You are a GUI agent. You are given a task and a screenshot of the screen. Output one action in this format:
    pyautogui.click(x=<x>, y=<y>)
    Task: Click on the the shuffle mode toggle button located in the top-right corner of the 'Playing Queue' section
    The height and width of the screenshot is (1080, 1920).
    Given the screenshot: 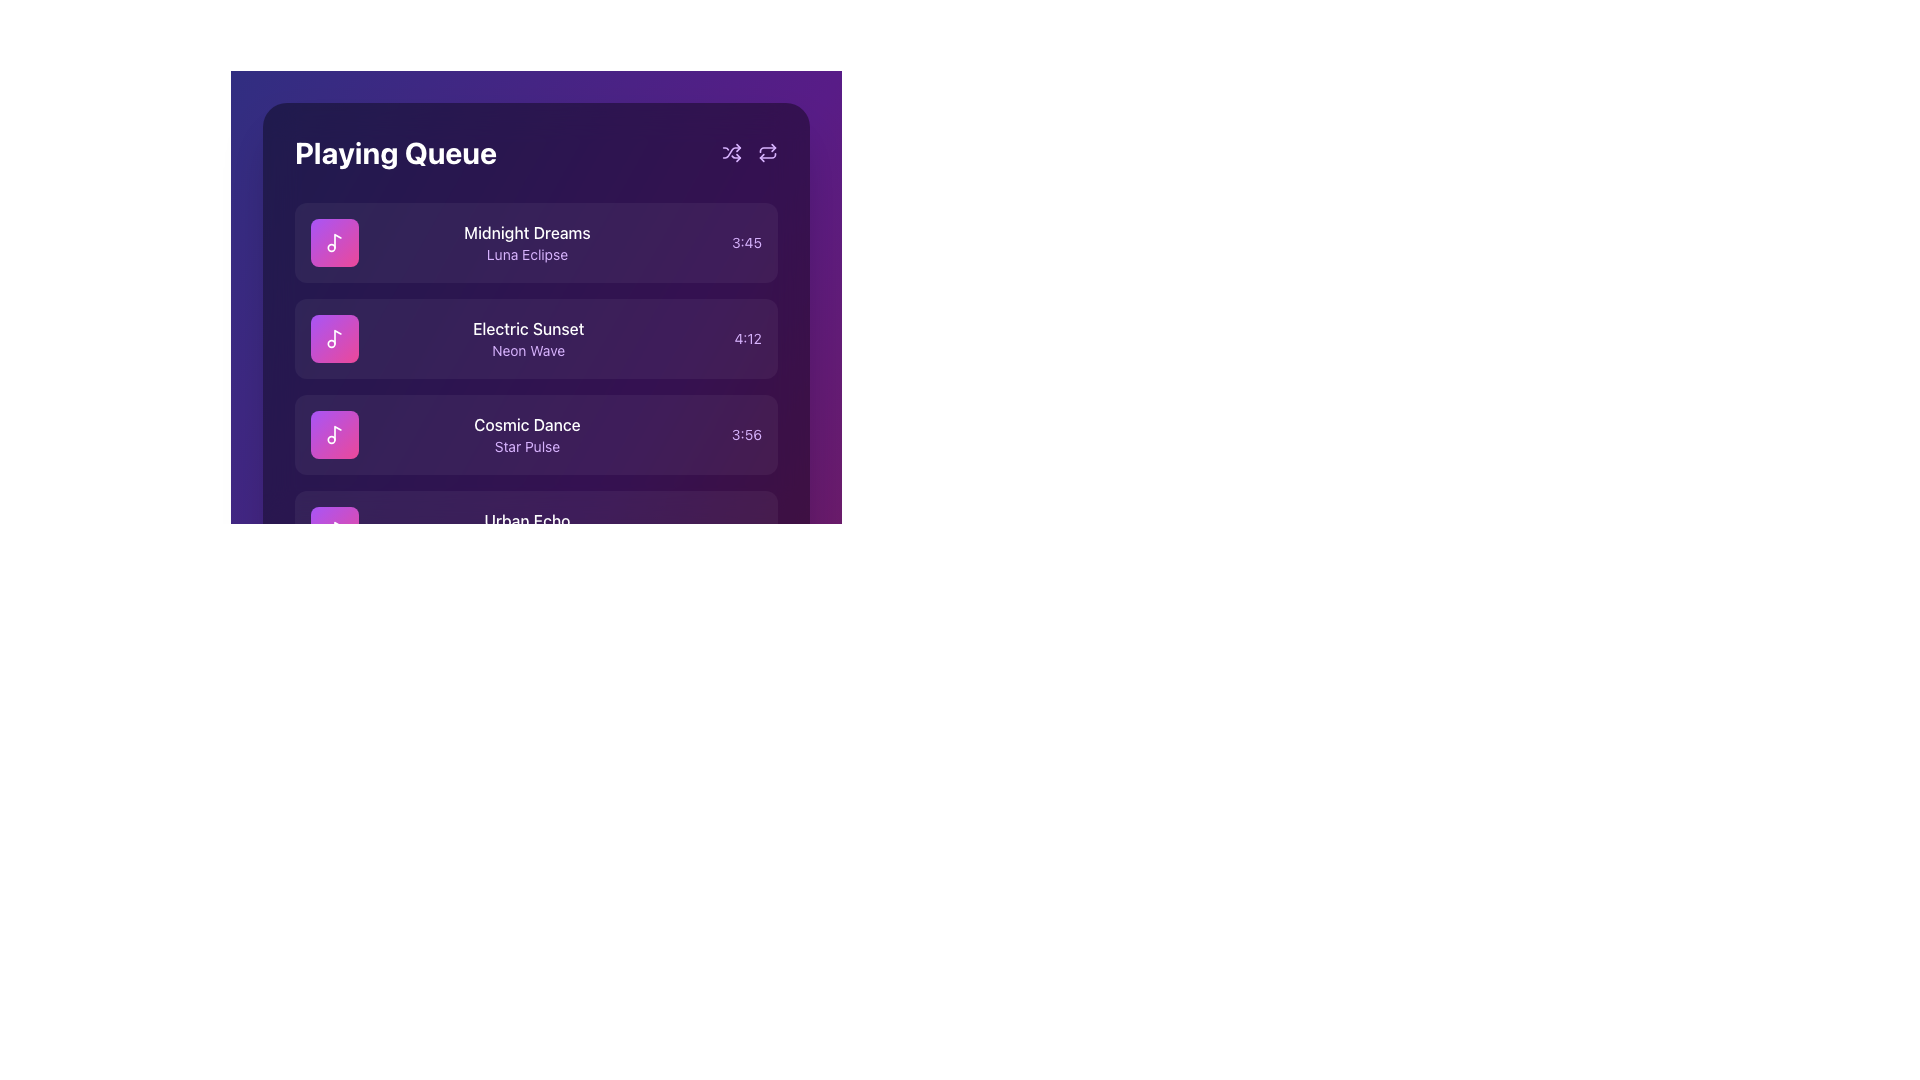 What is the action you would take?
    pyautogui.click(x=730, y=152)
    